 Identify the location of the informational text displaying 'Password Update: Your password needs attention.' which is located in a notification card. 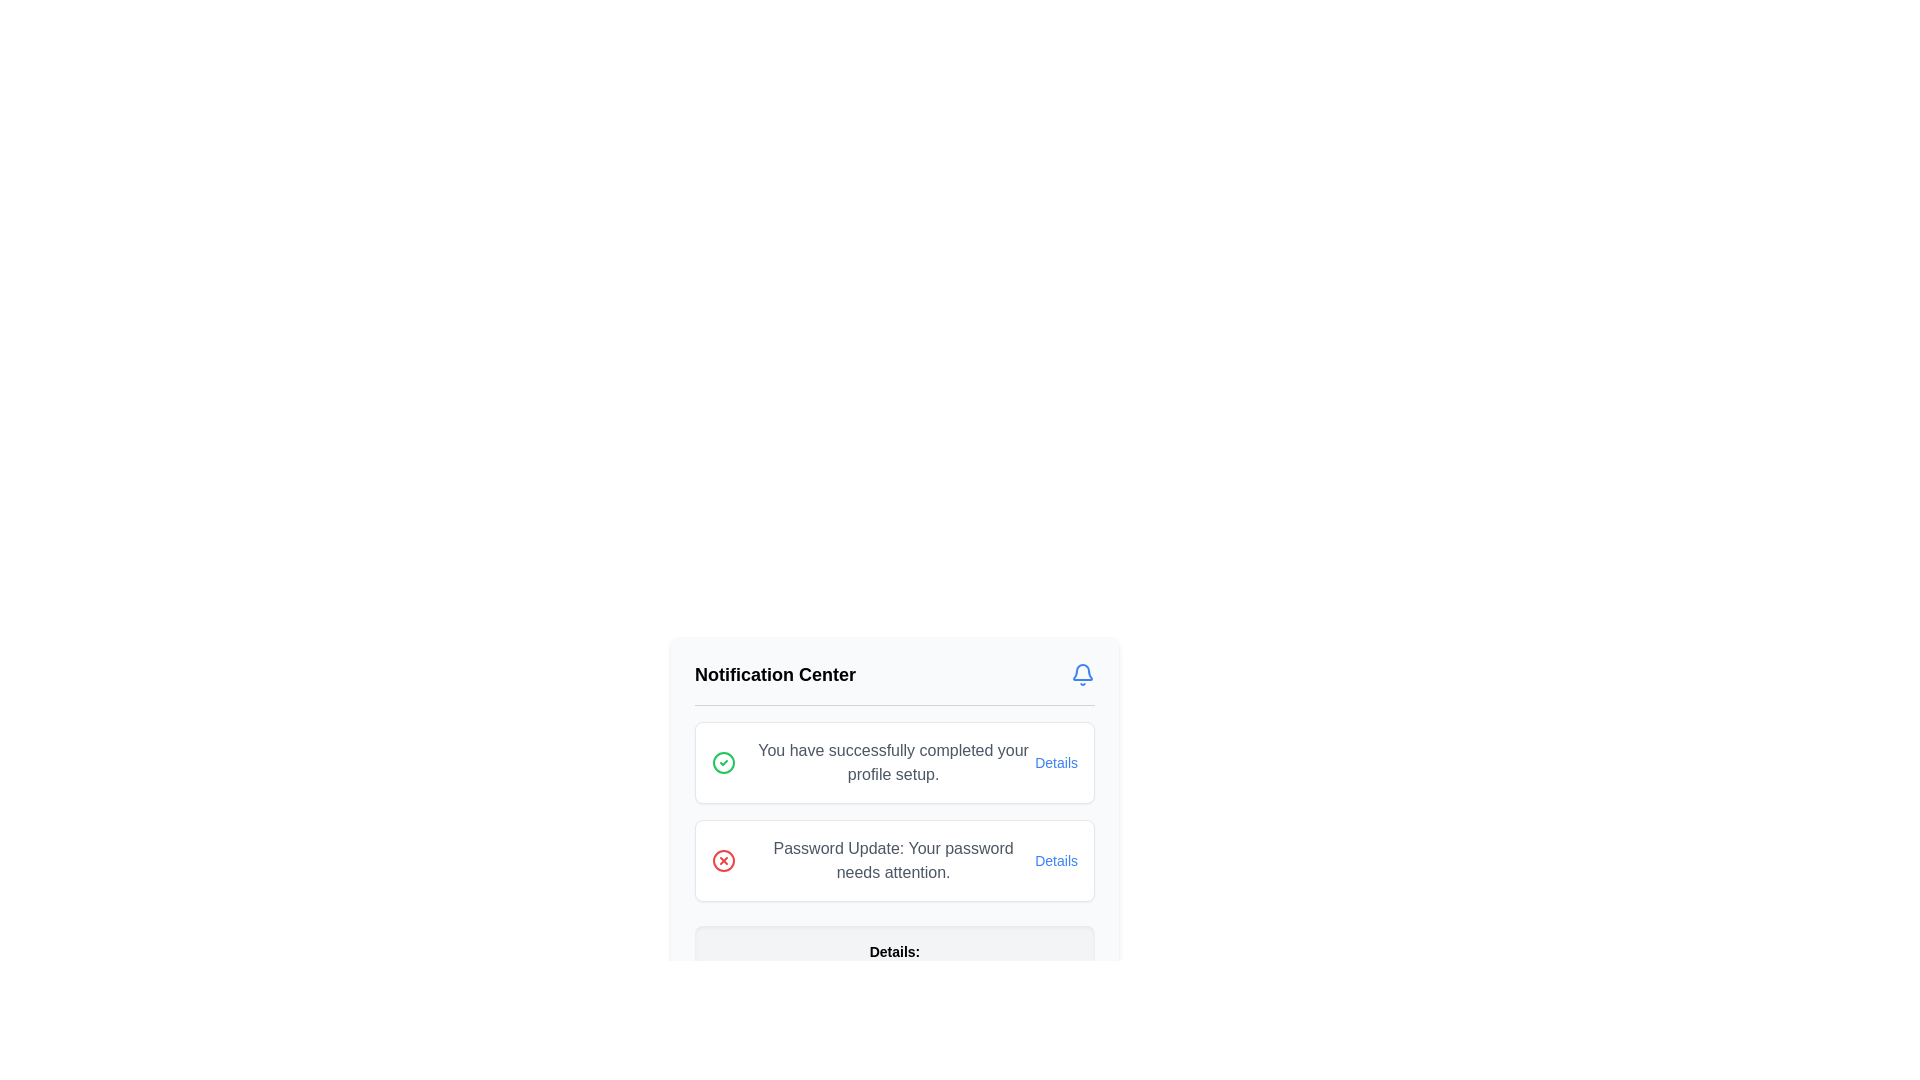
(892, 859).